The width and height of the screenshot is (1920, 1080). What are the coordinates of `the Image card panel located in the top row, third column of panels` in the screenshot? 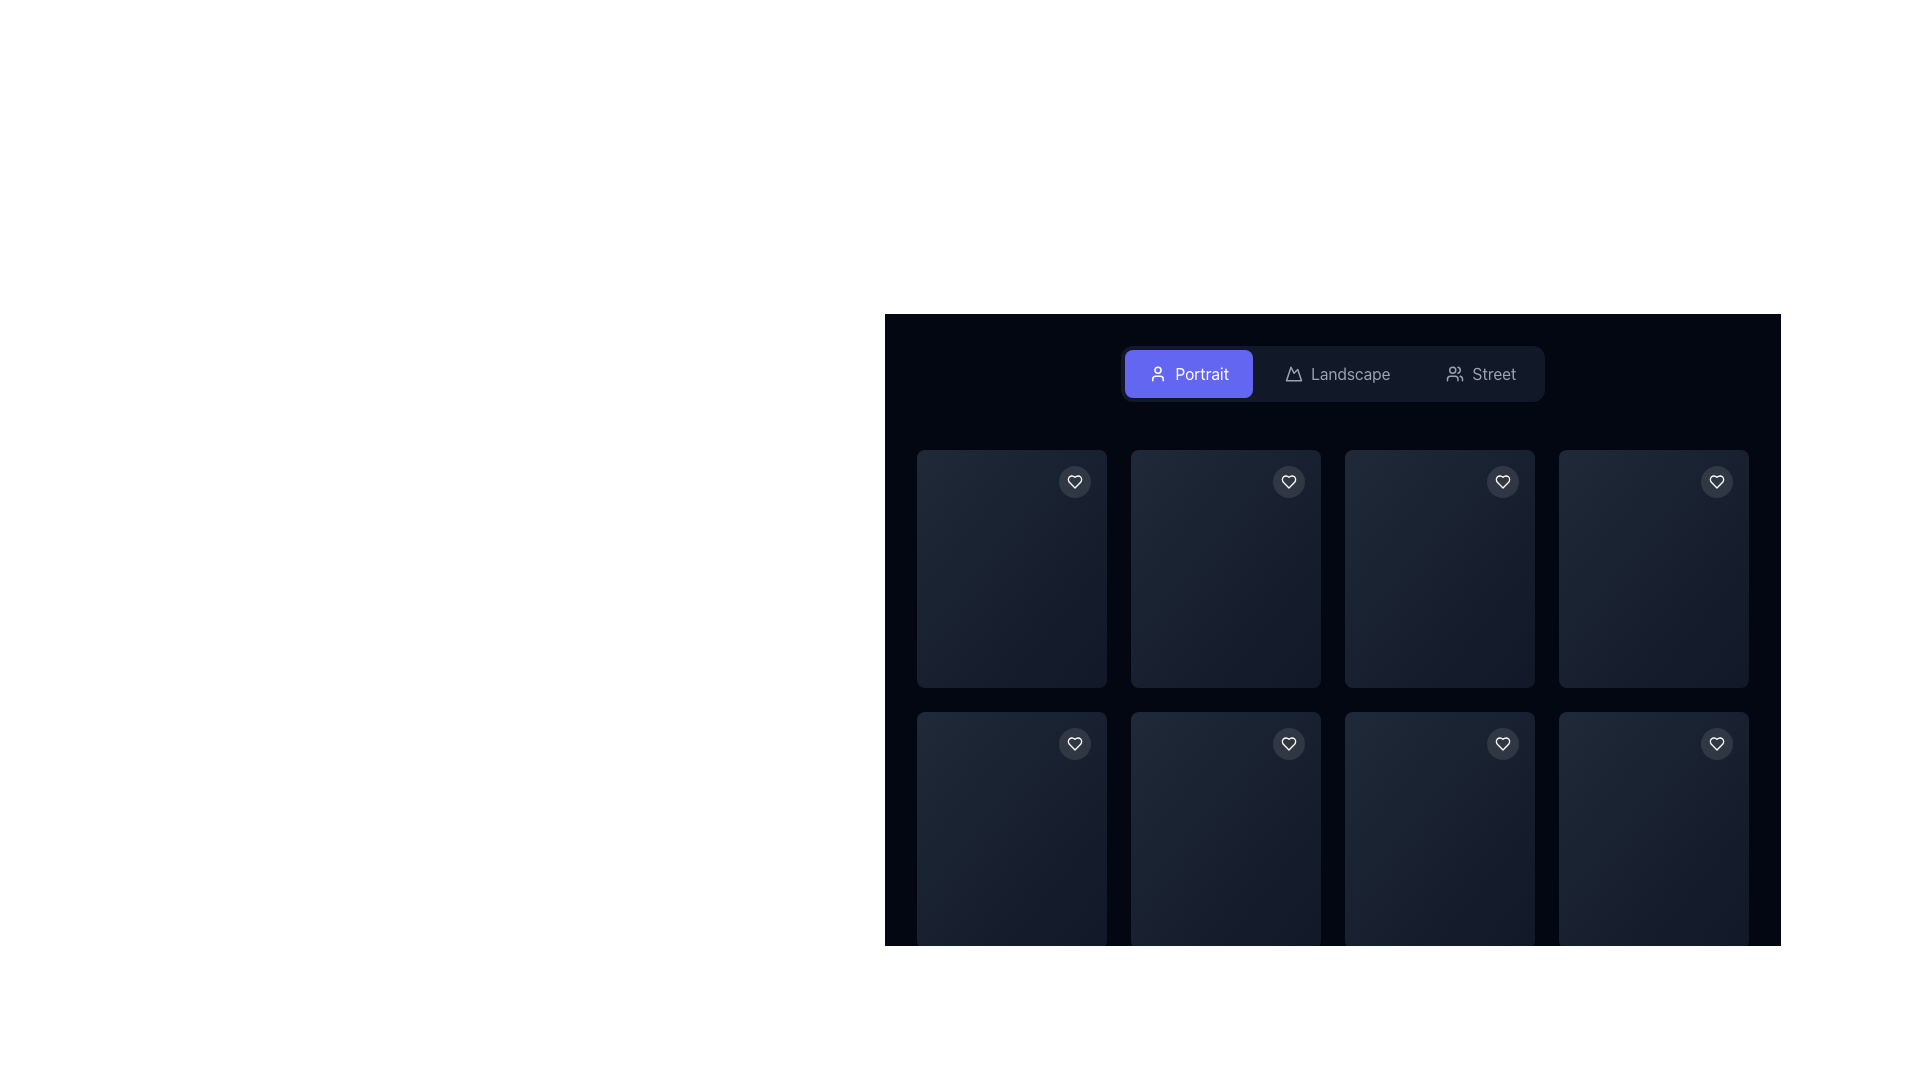 It's located at (1440, 568).